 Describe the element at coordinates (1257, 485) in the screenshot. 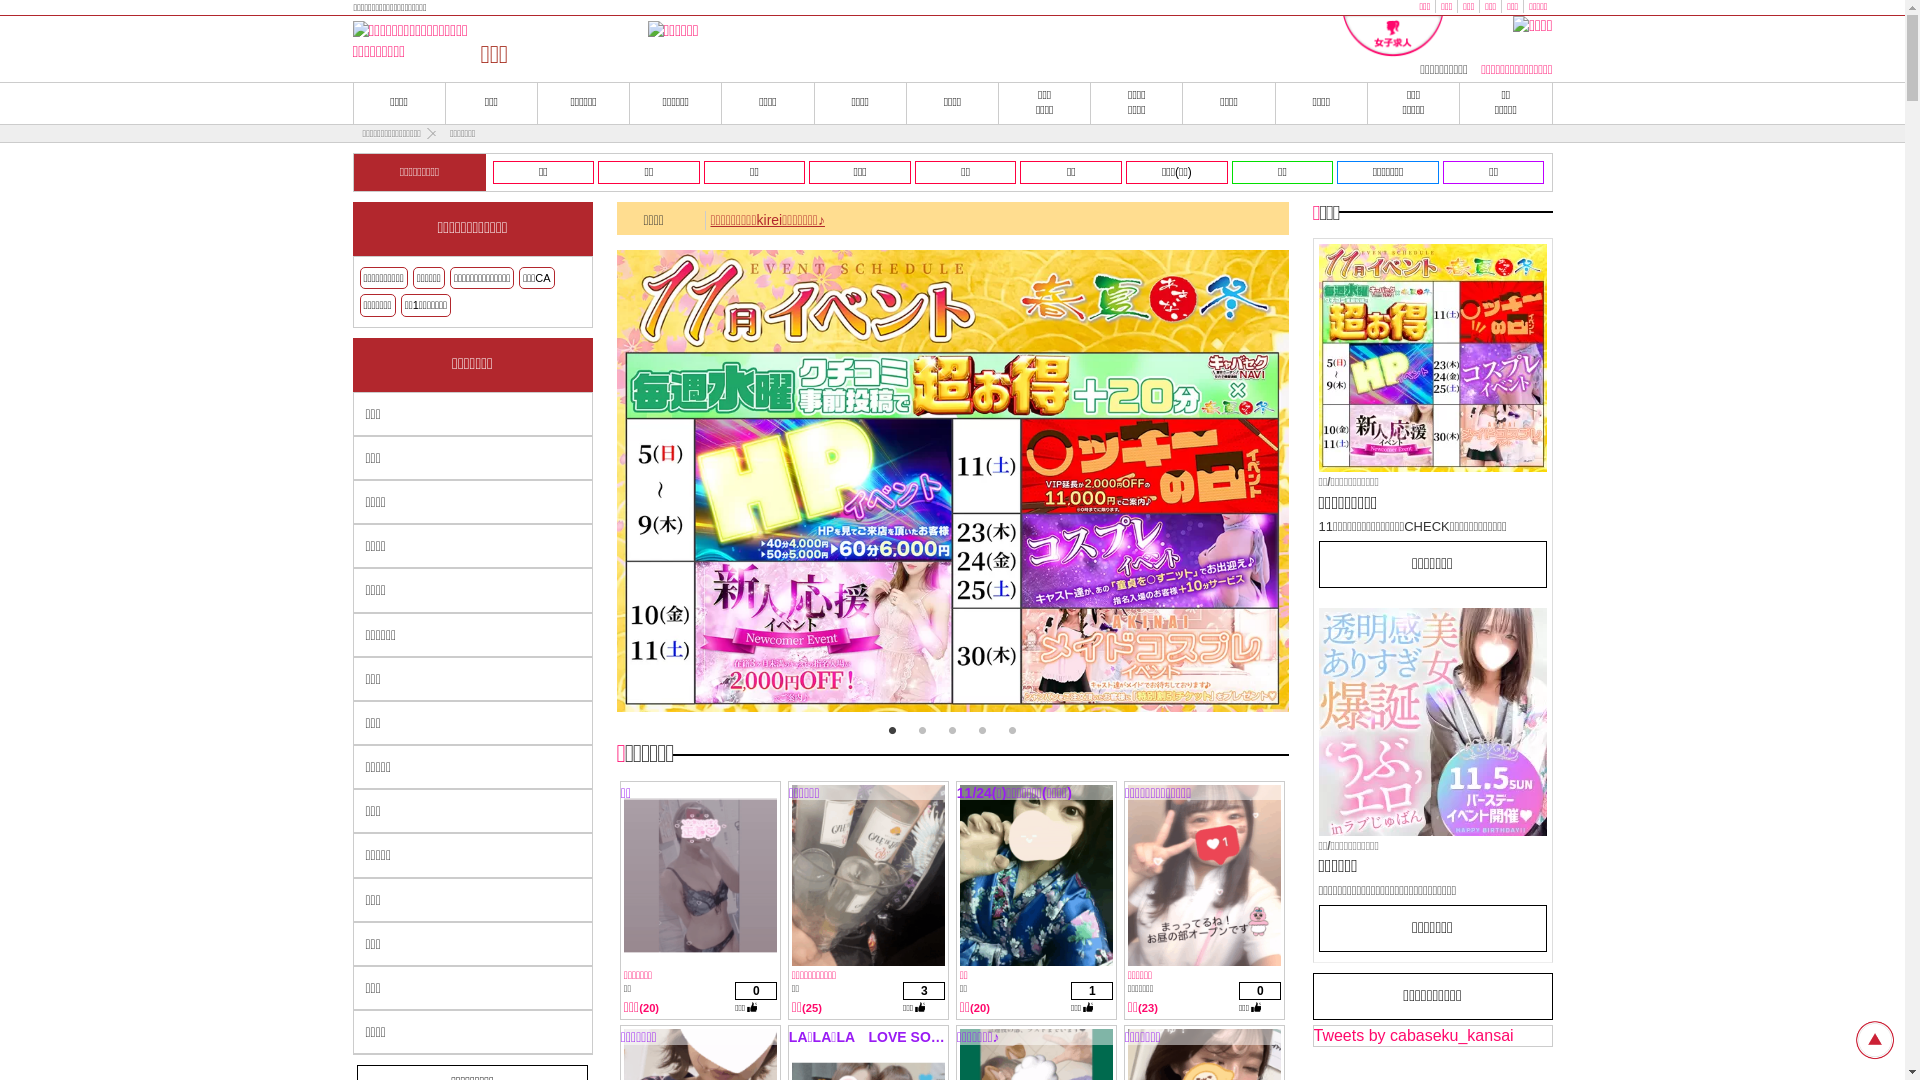

I see `'Next'` at that location.